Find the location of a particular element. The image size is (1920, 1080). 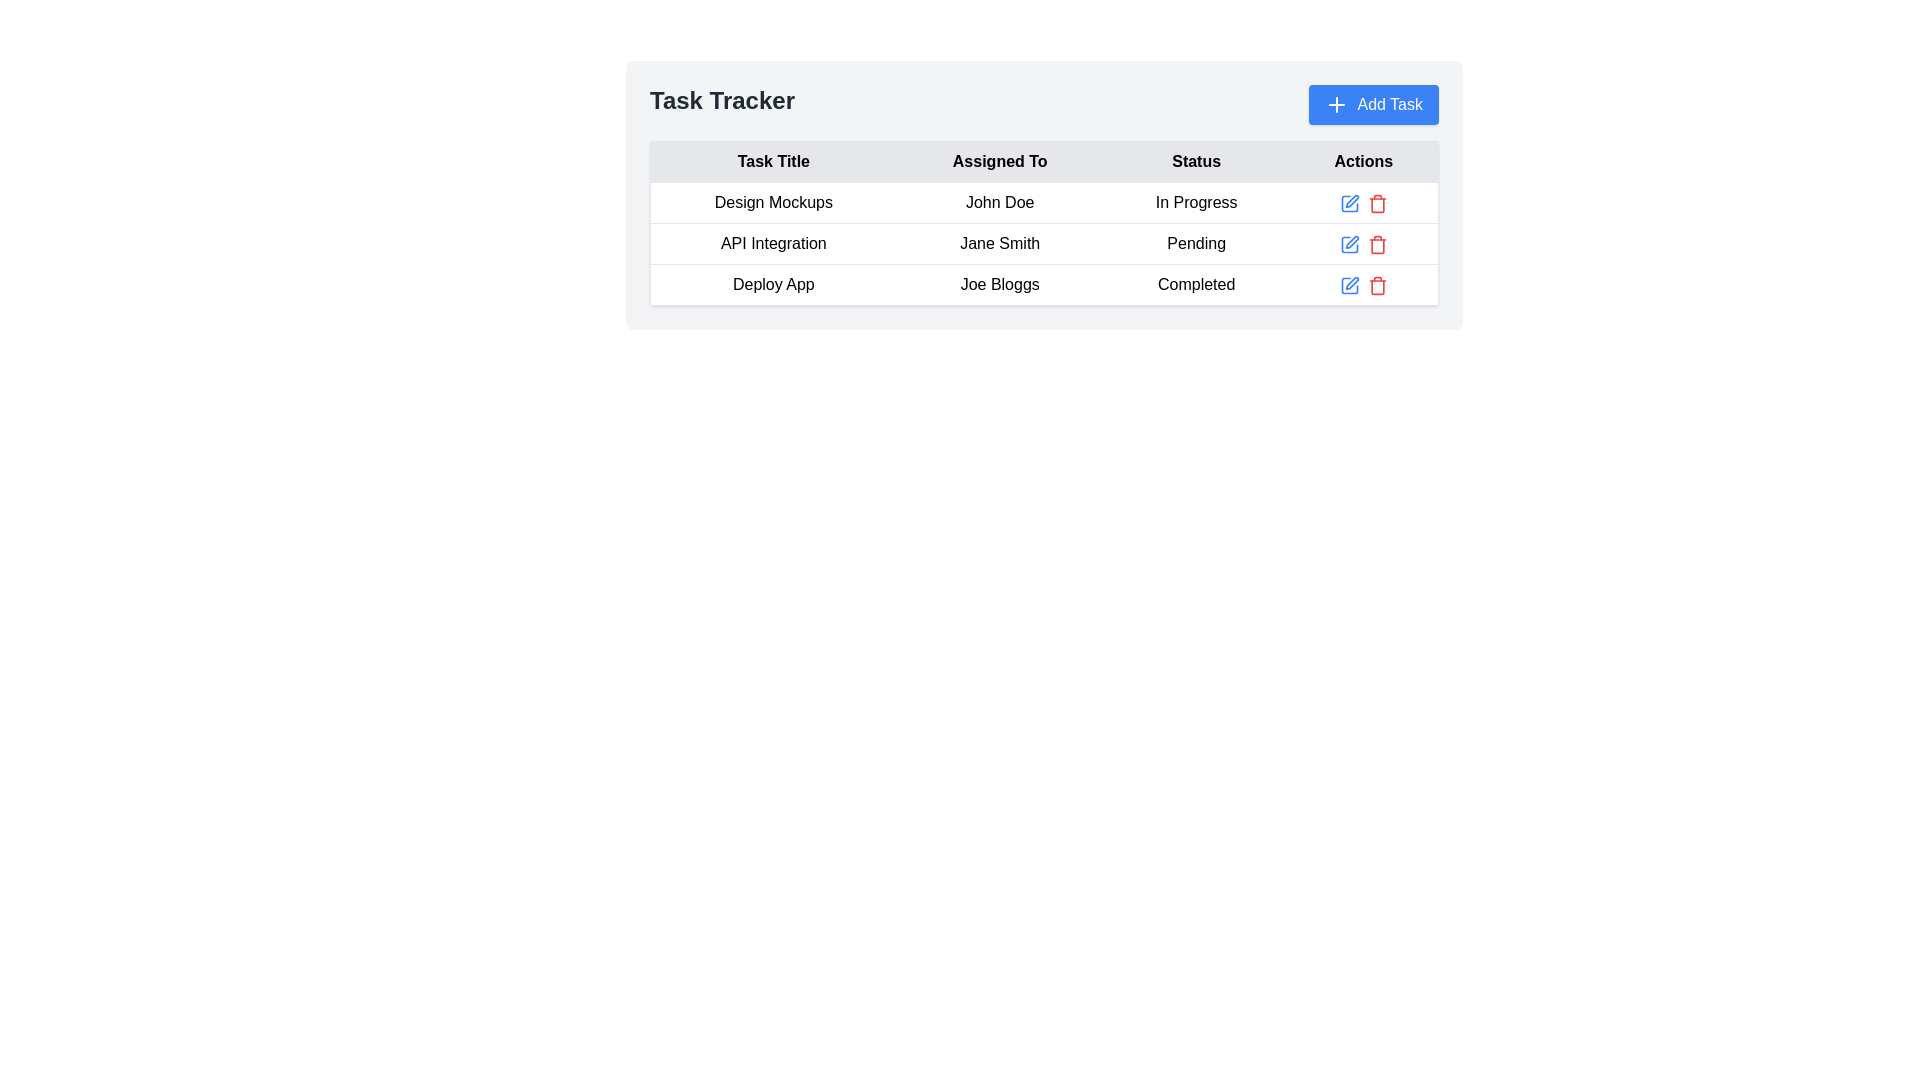

the blue button labeled 'Add Task' with a plus icon is located at coordinates (1373, 104).